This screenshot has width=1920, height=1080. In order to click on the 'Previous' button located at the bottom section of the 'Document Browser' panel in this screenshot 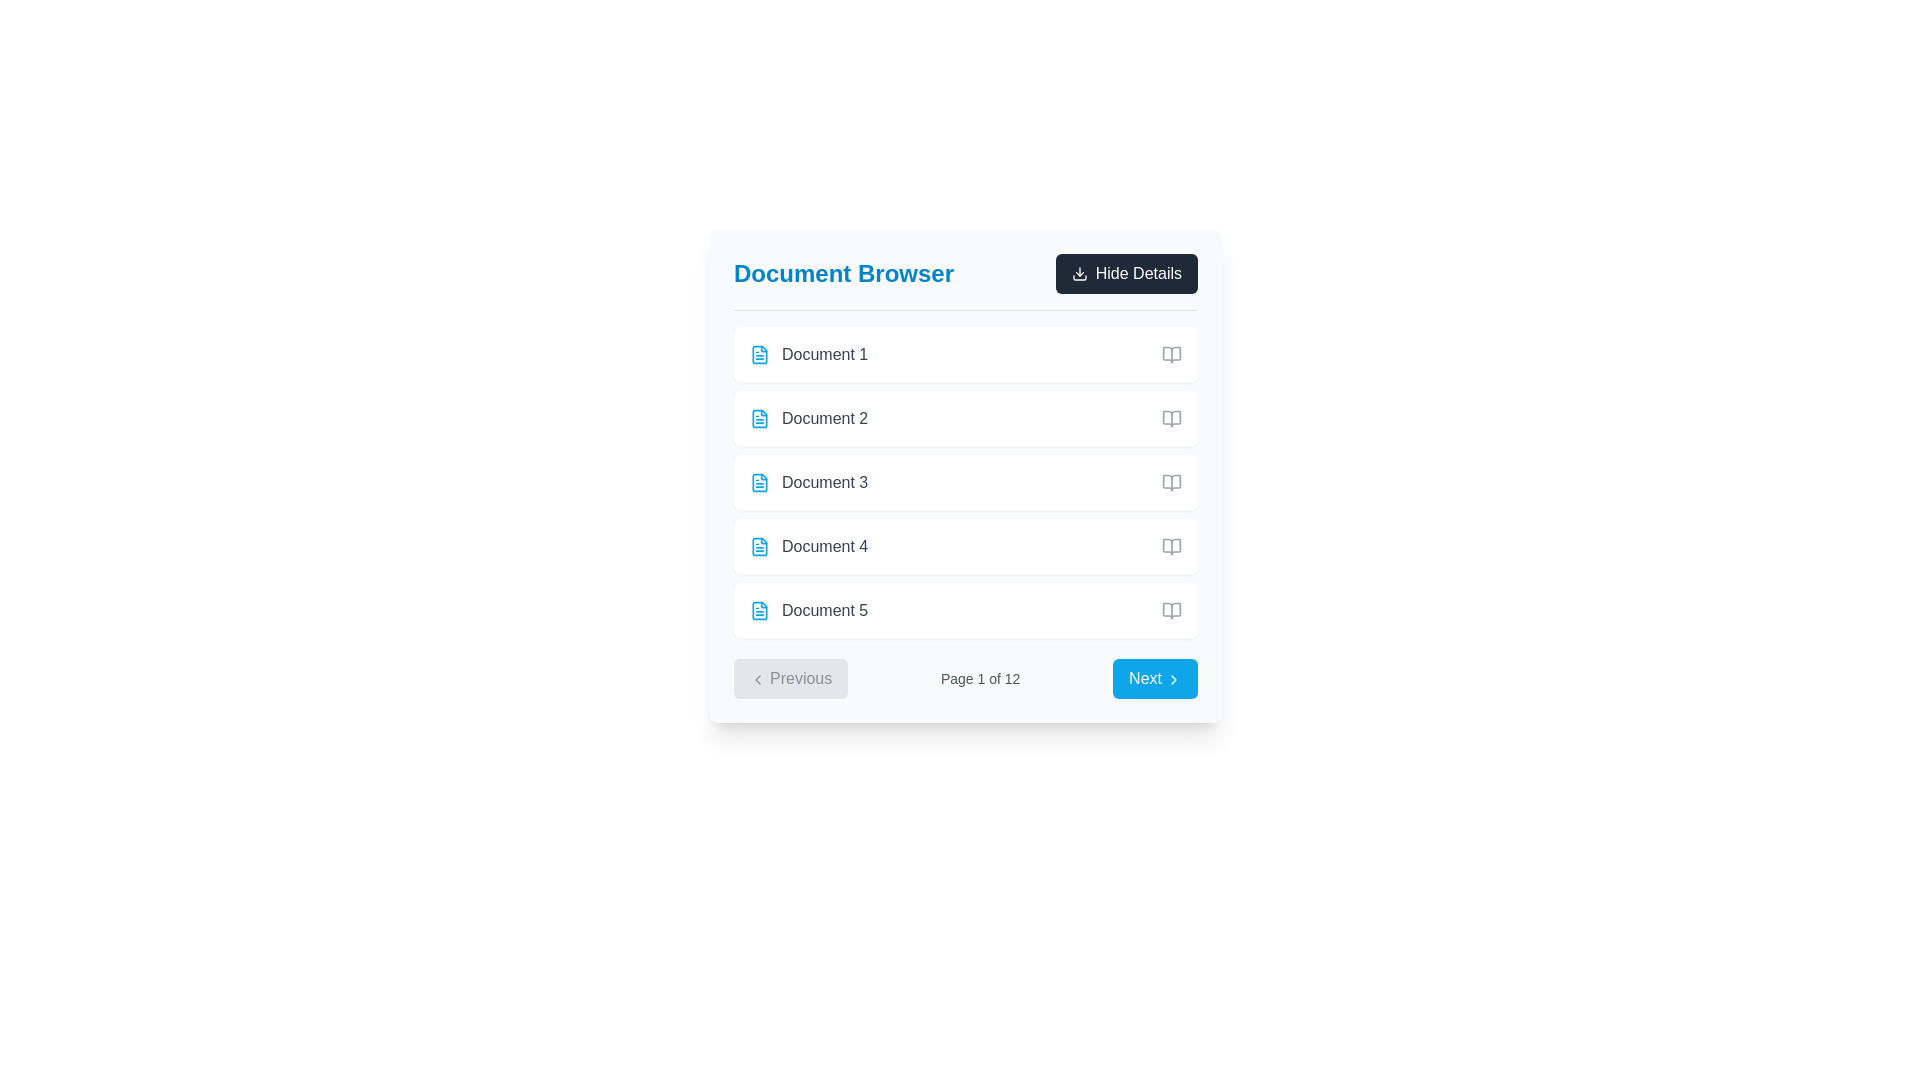, I will do `click(790, 677)`.